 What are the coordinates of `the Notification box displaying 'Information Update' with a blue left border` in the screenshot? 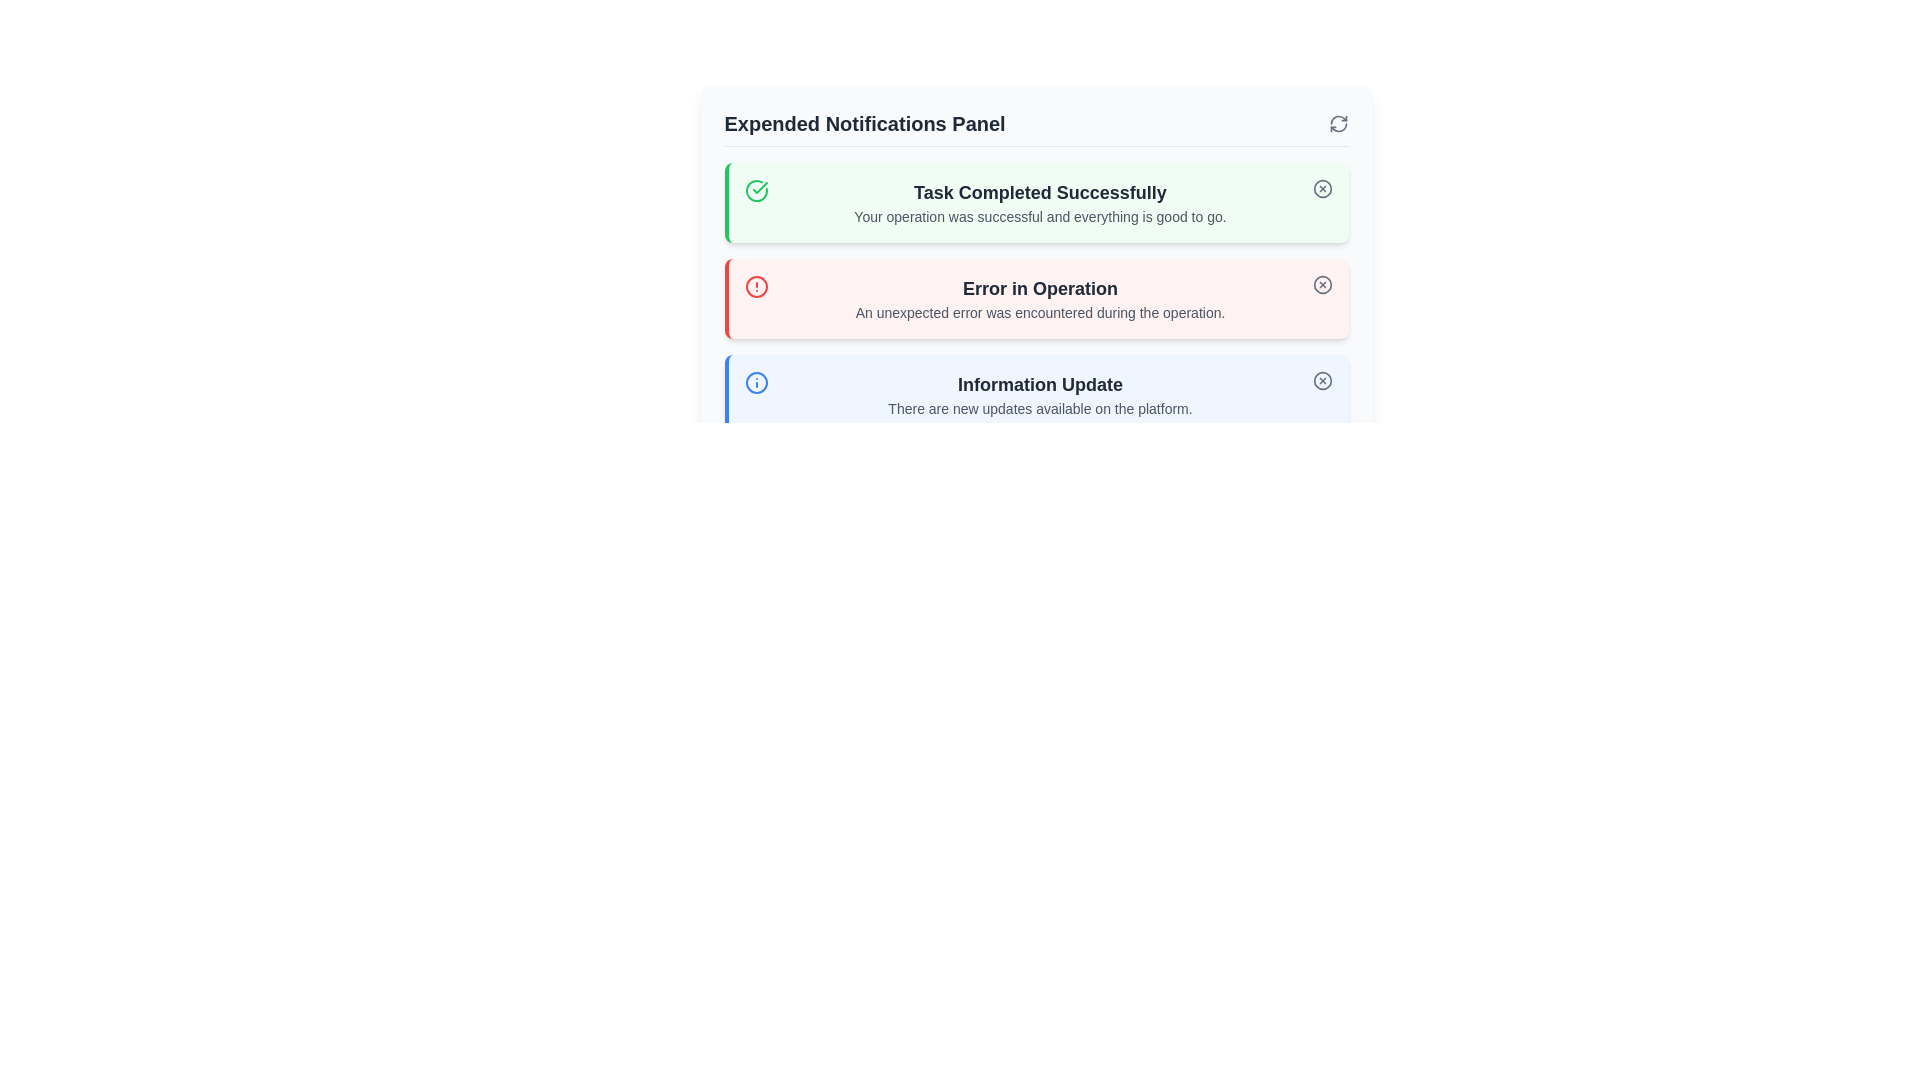 It's located at (1036, 394).